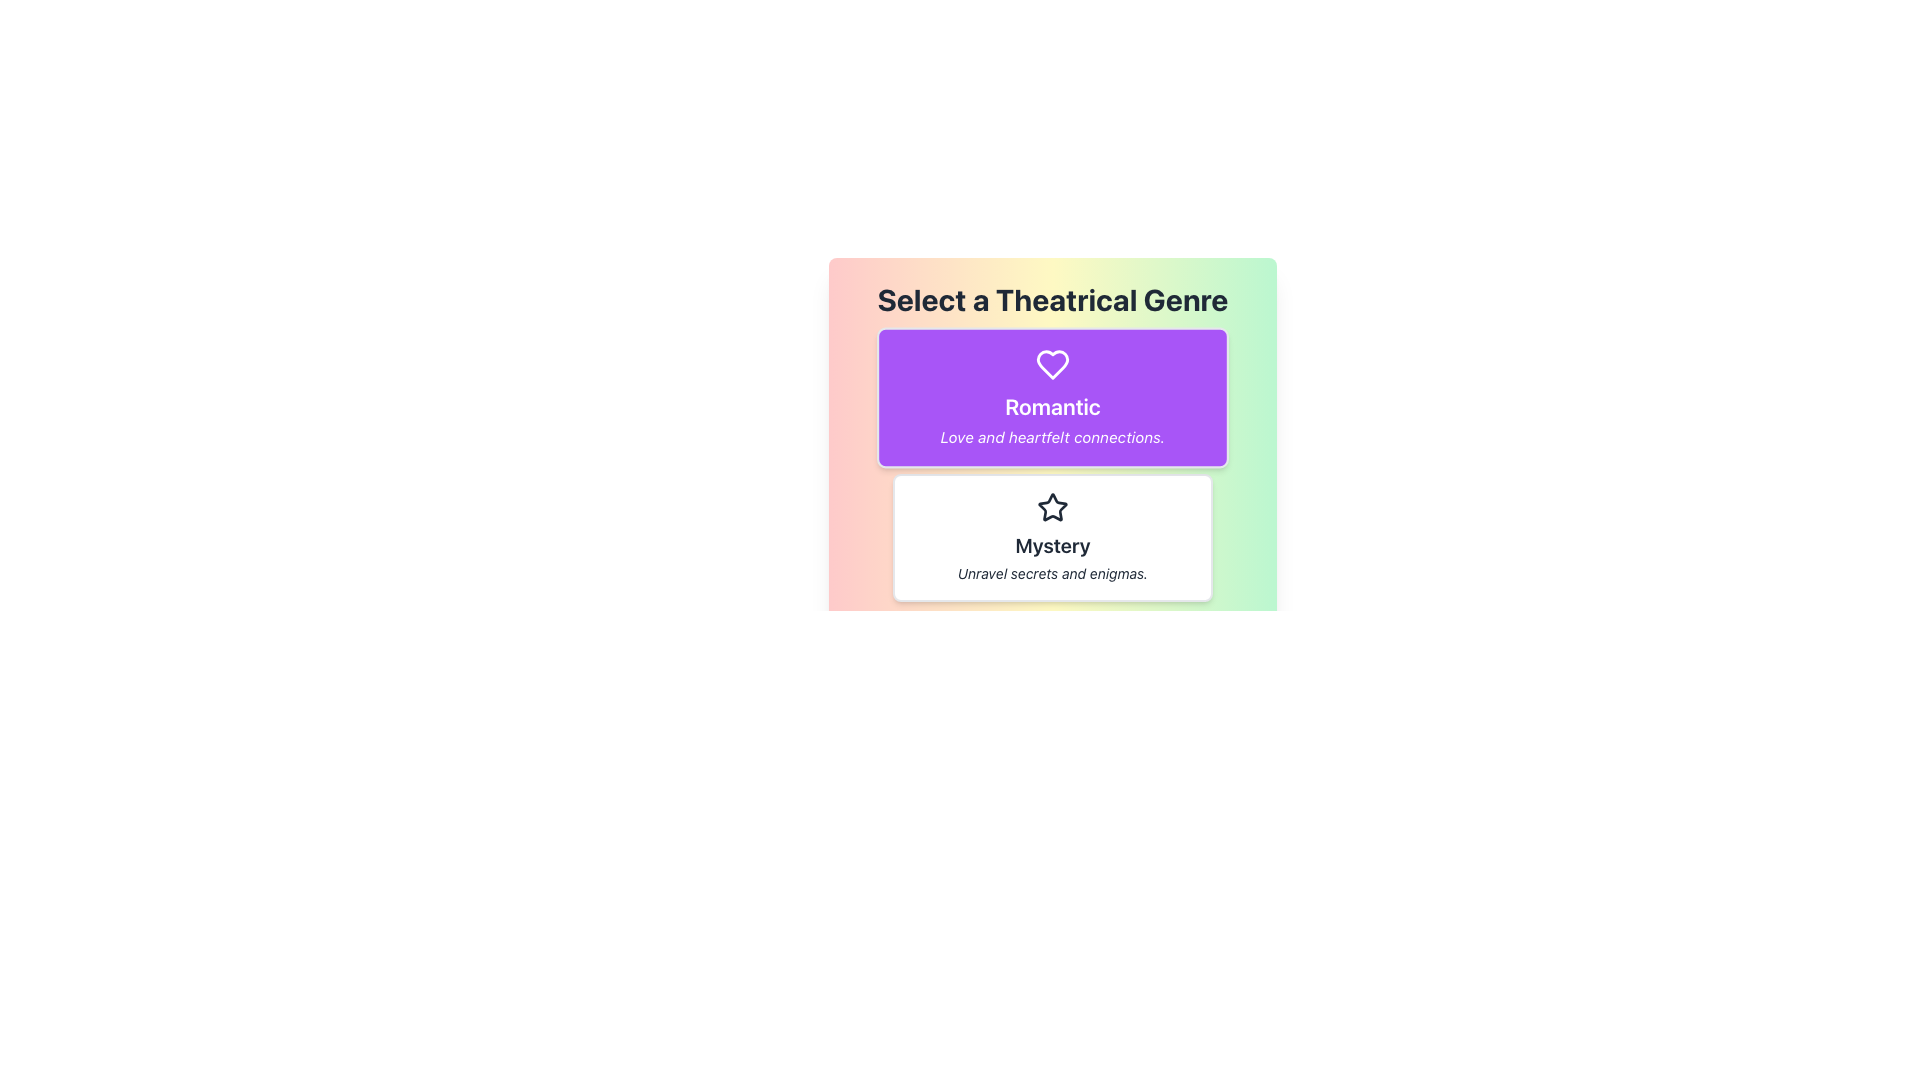 Image resolution: width=1920 pixels, height=1080 pixels. What do you see at coordinates (1051, 365) in the screenshot?
I see `the heart icon representing the 'Romantic' genre, which is centrally aligned within the purple section of the top card labeled 'Romantic'` at bounding box center [1051, 365].